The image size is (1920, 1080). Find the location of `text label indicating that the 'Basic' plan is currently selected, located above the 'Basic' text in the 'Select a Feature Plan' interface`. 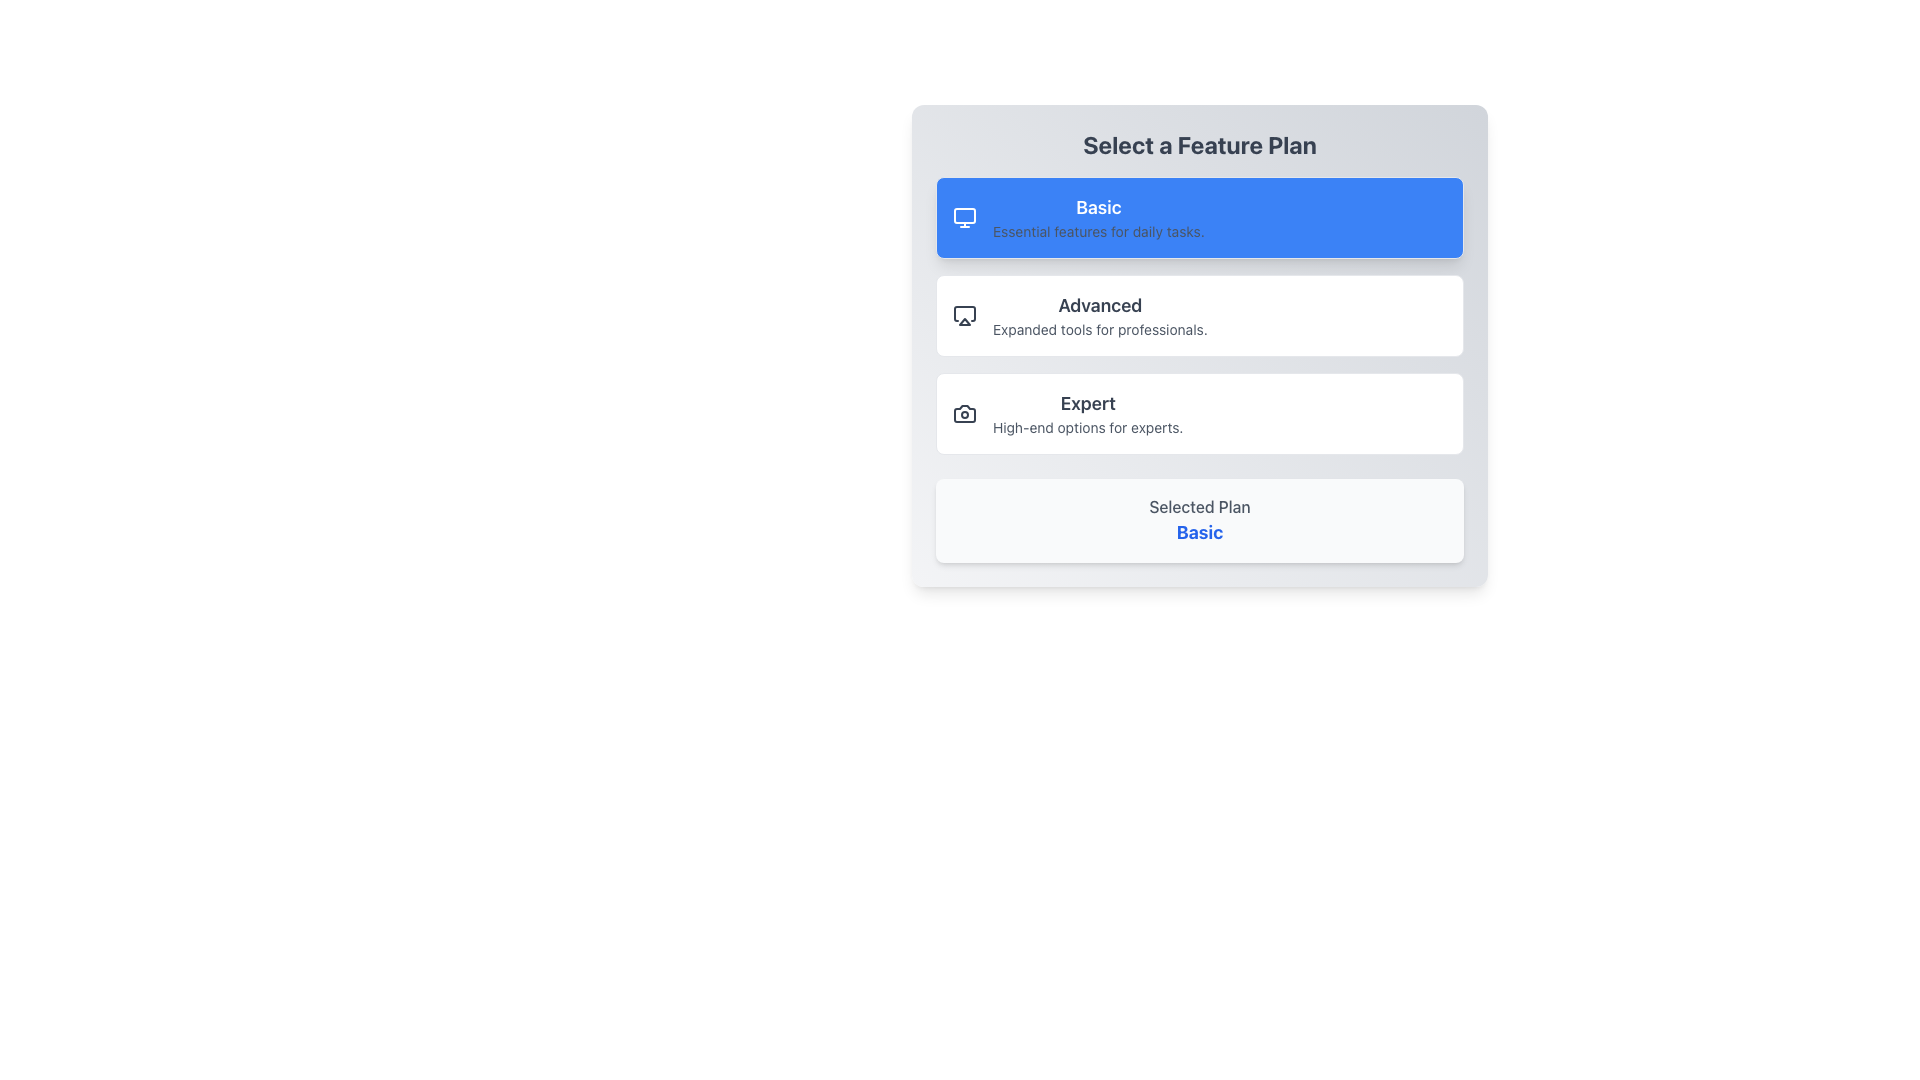

text label indicating that the 'Basic' plan is currently selected, located above the 'Basic' text in the 'Select a Feature Plan' interface is located at coordinates (1200, 505).